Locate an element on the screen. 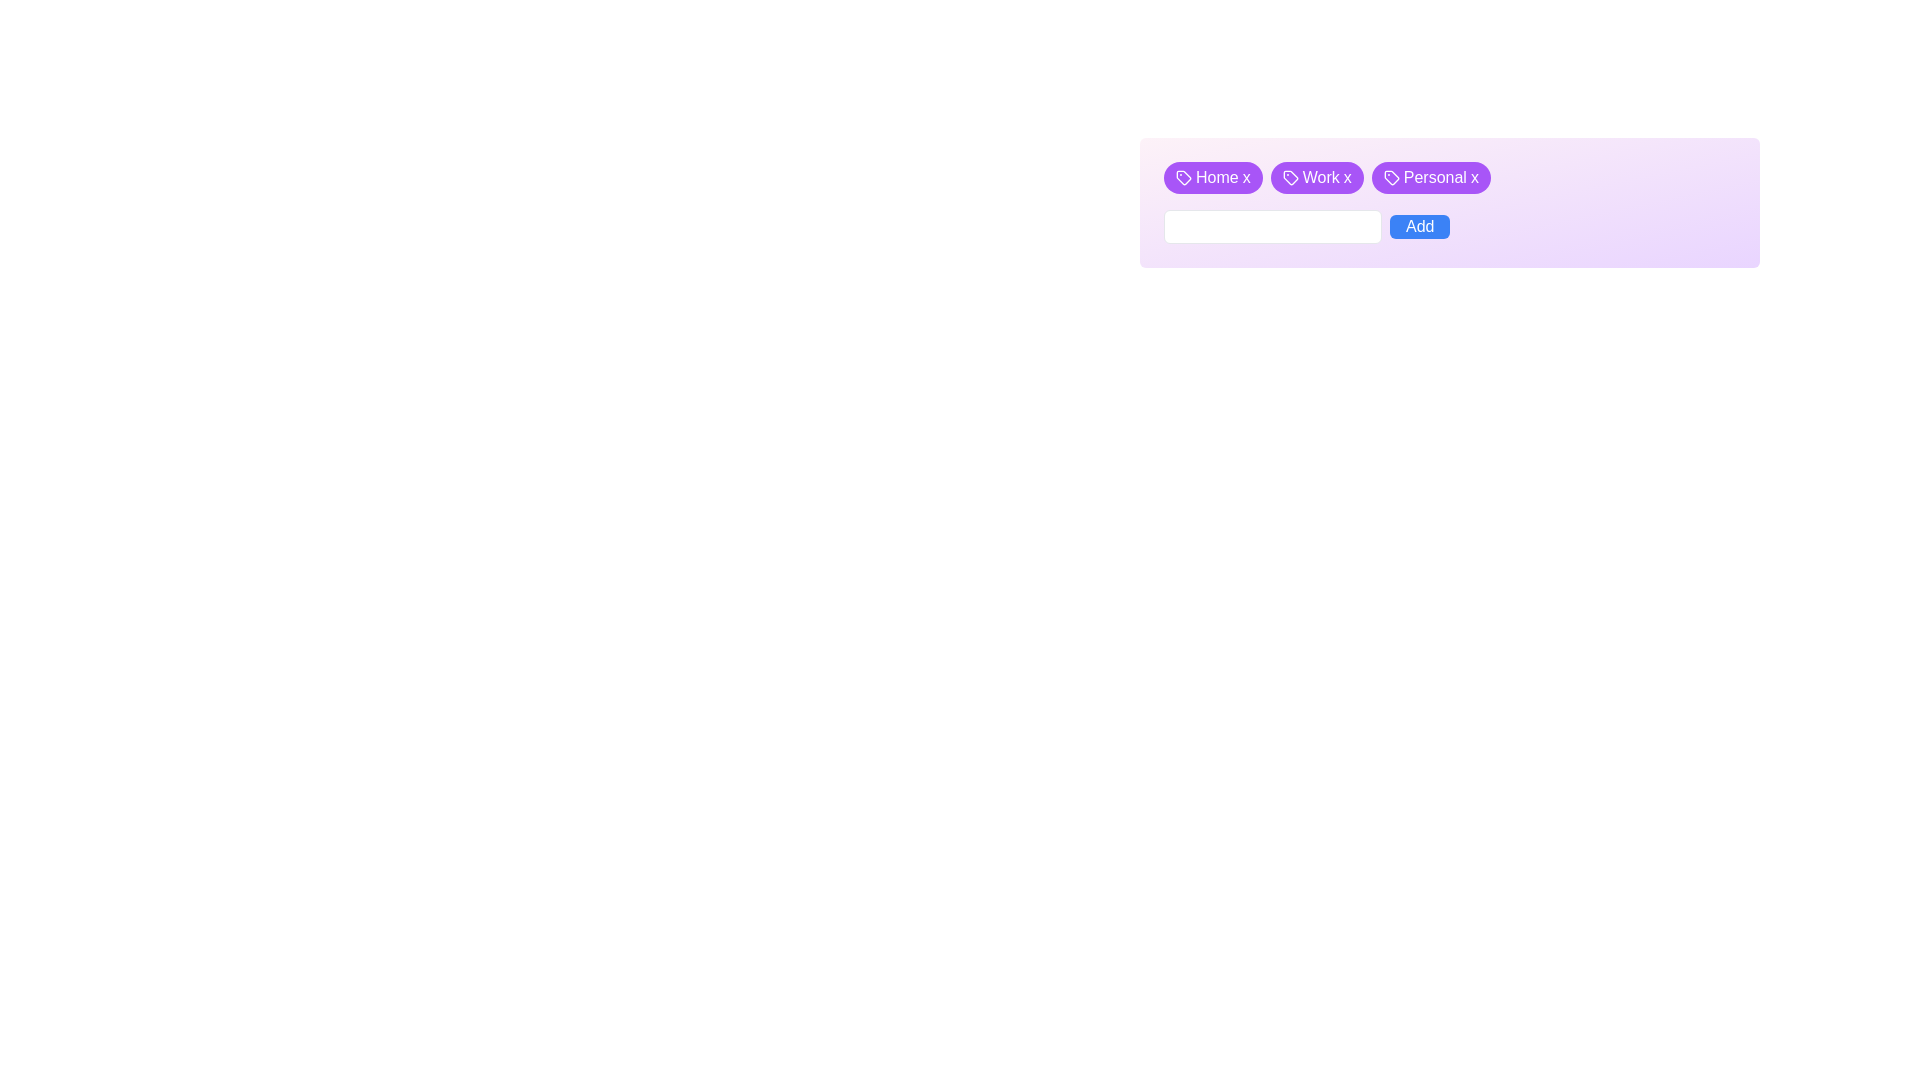 Image resolution: width=1920 pixels, height=1080 pixels. the second tag in the horizontal list of tags located in the upper-left area of the interface is located at coordinates (1317, 176).